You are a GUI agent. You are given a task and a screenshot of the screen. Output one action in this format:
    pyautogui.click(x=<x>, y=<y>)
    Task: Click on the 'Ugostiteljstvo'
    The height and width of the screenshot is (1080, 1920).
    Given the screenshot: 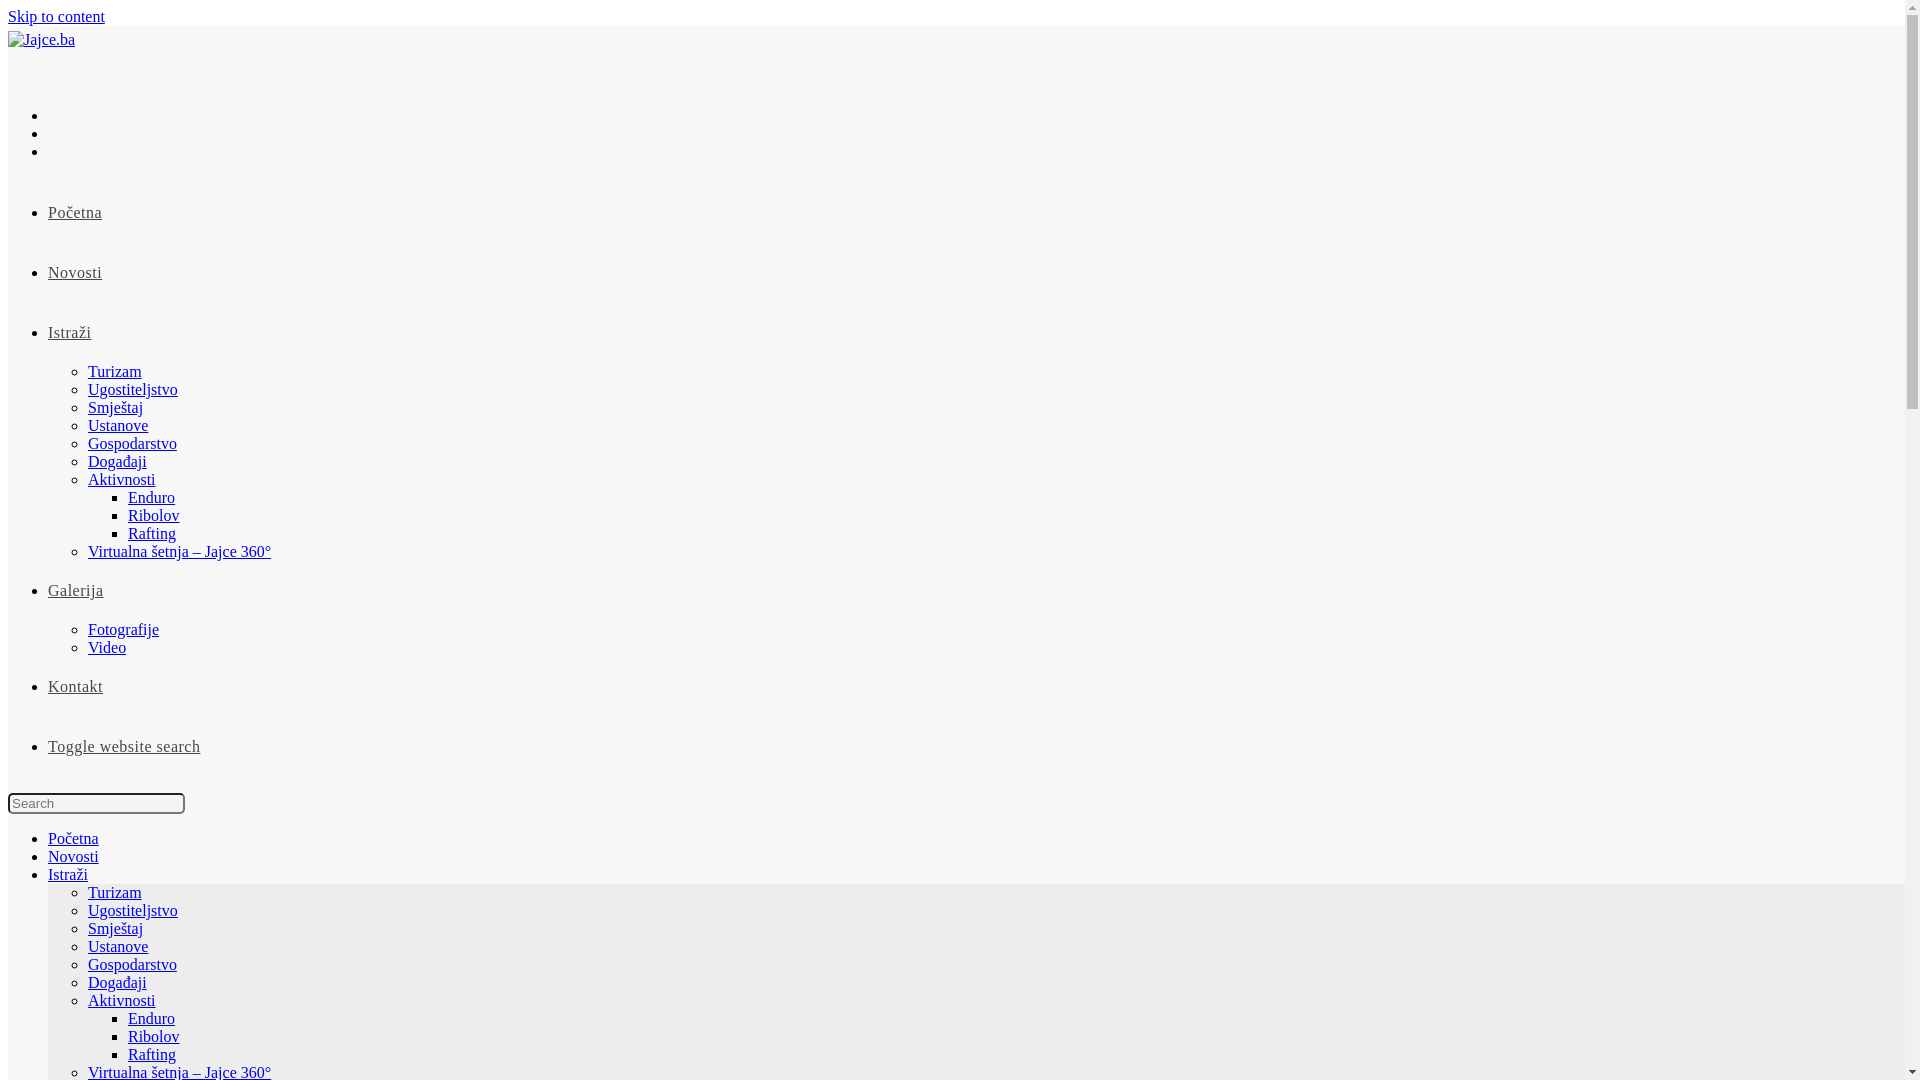 What is the action you would take?
    pyautogui.click(x=132, y=910)
    